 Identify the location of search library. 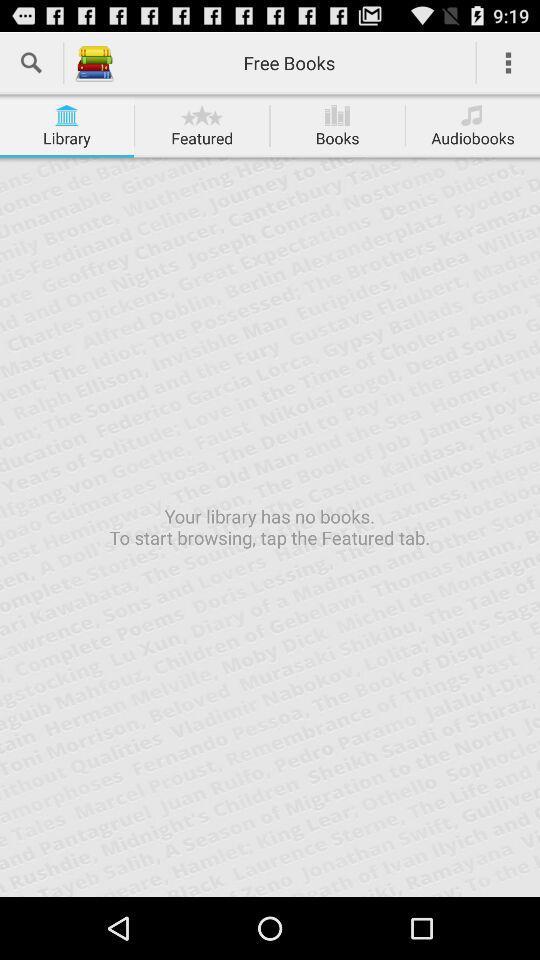
(30, 62).